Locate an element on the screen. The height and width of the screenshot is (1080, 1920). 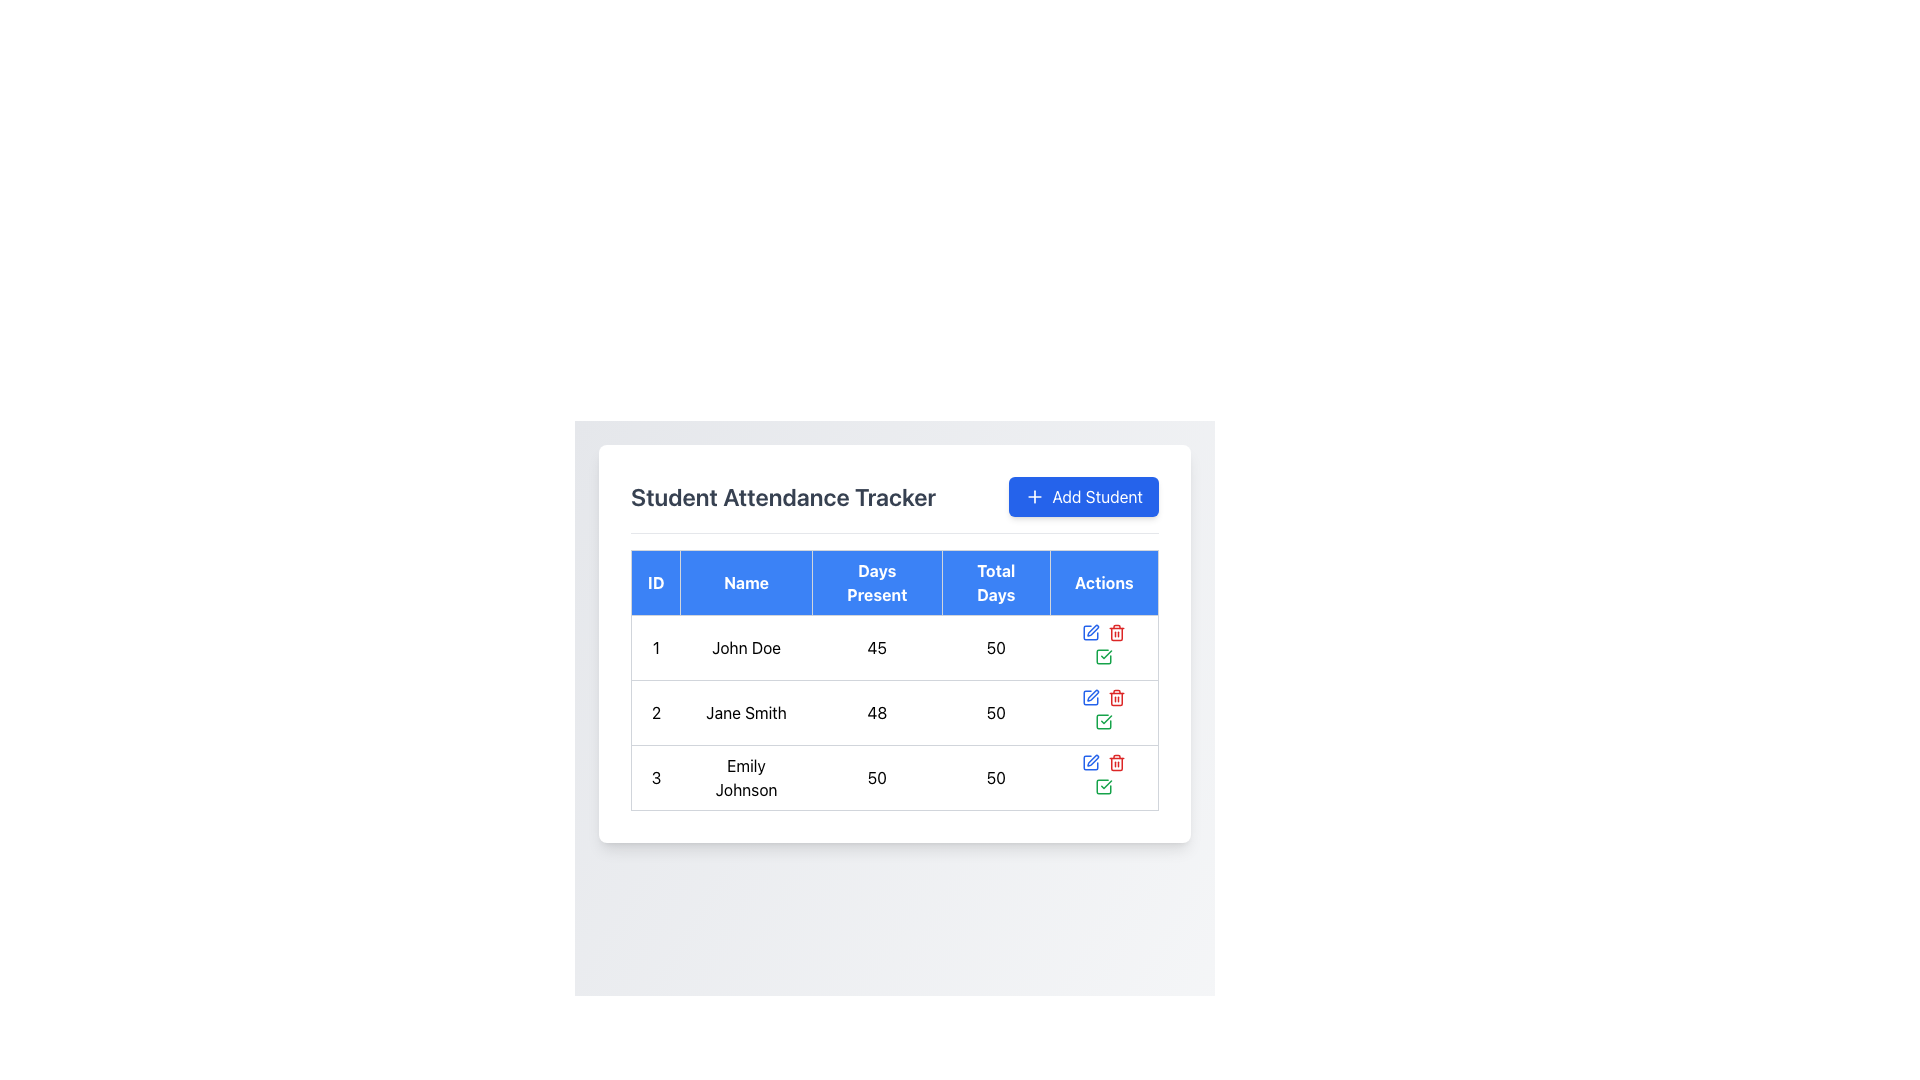
the text element displaying '50' in the second row under the 'Total Days' column, adjacent to '48' and action icons is located at coordinates (996, 712).